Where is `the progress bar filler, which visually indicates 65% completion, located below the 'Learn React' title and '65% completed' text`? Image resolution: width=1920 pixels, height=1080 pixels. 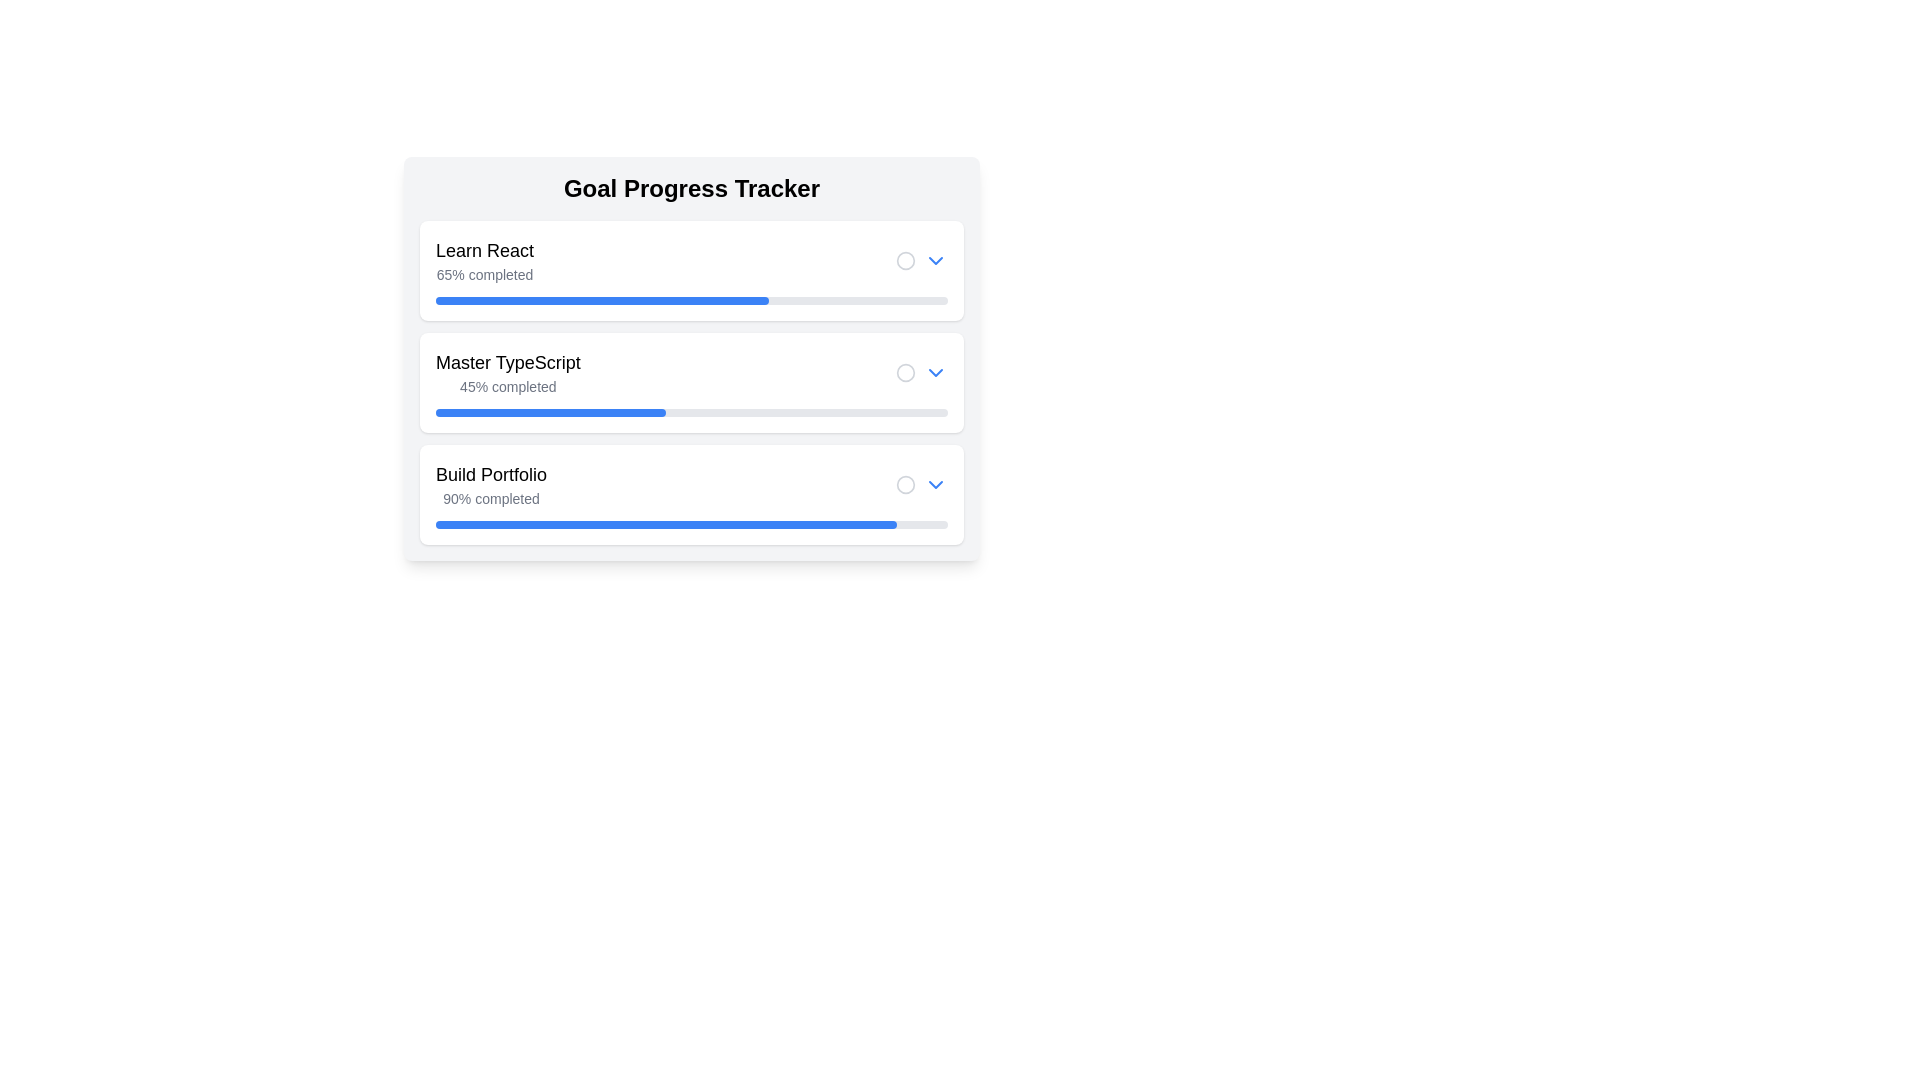 the progress bar filler, which visually indicates 65% completion, located below the 'Learn React' title and '65% completed' text is located at coordinates (601, 300).